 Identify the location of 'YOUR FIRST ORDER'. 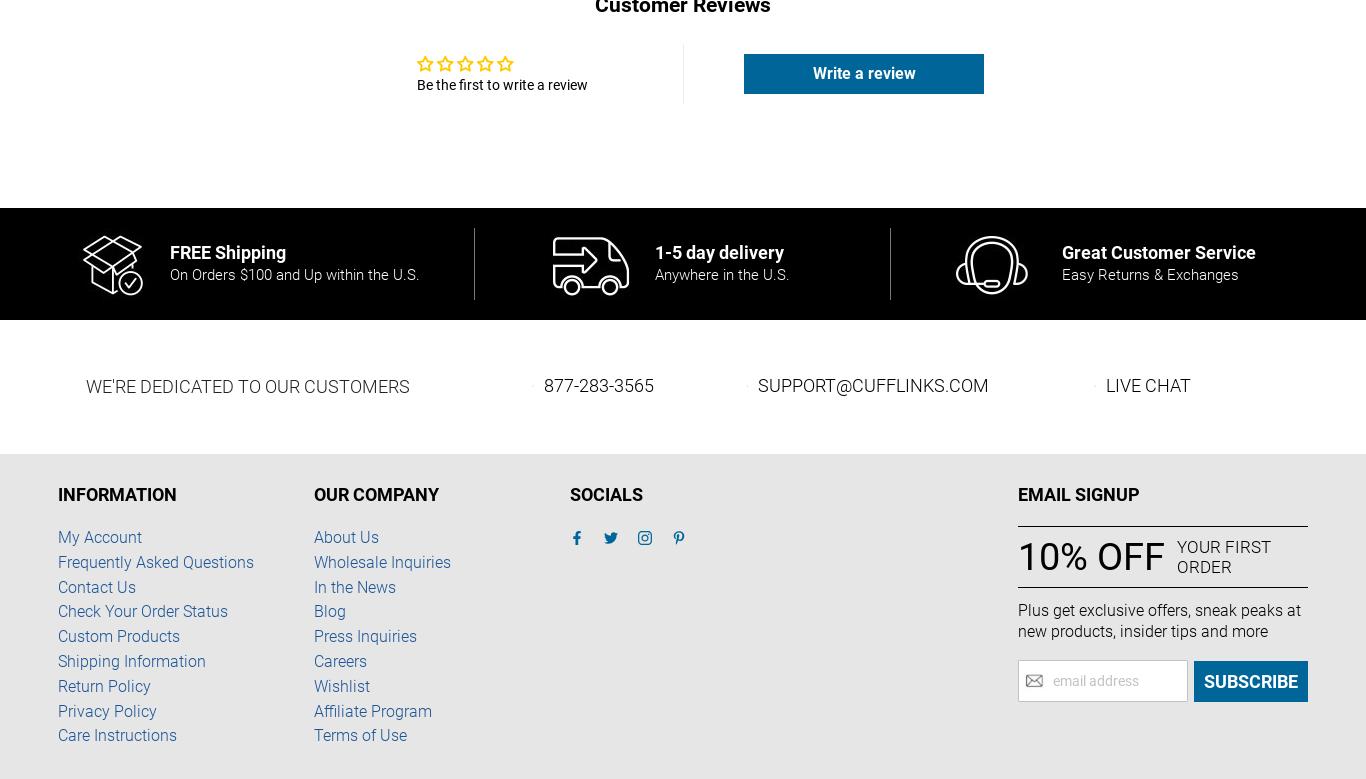
(1222, 555).